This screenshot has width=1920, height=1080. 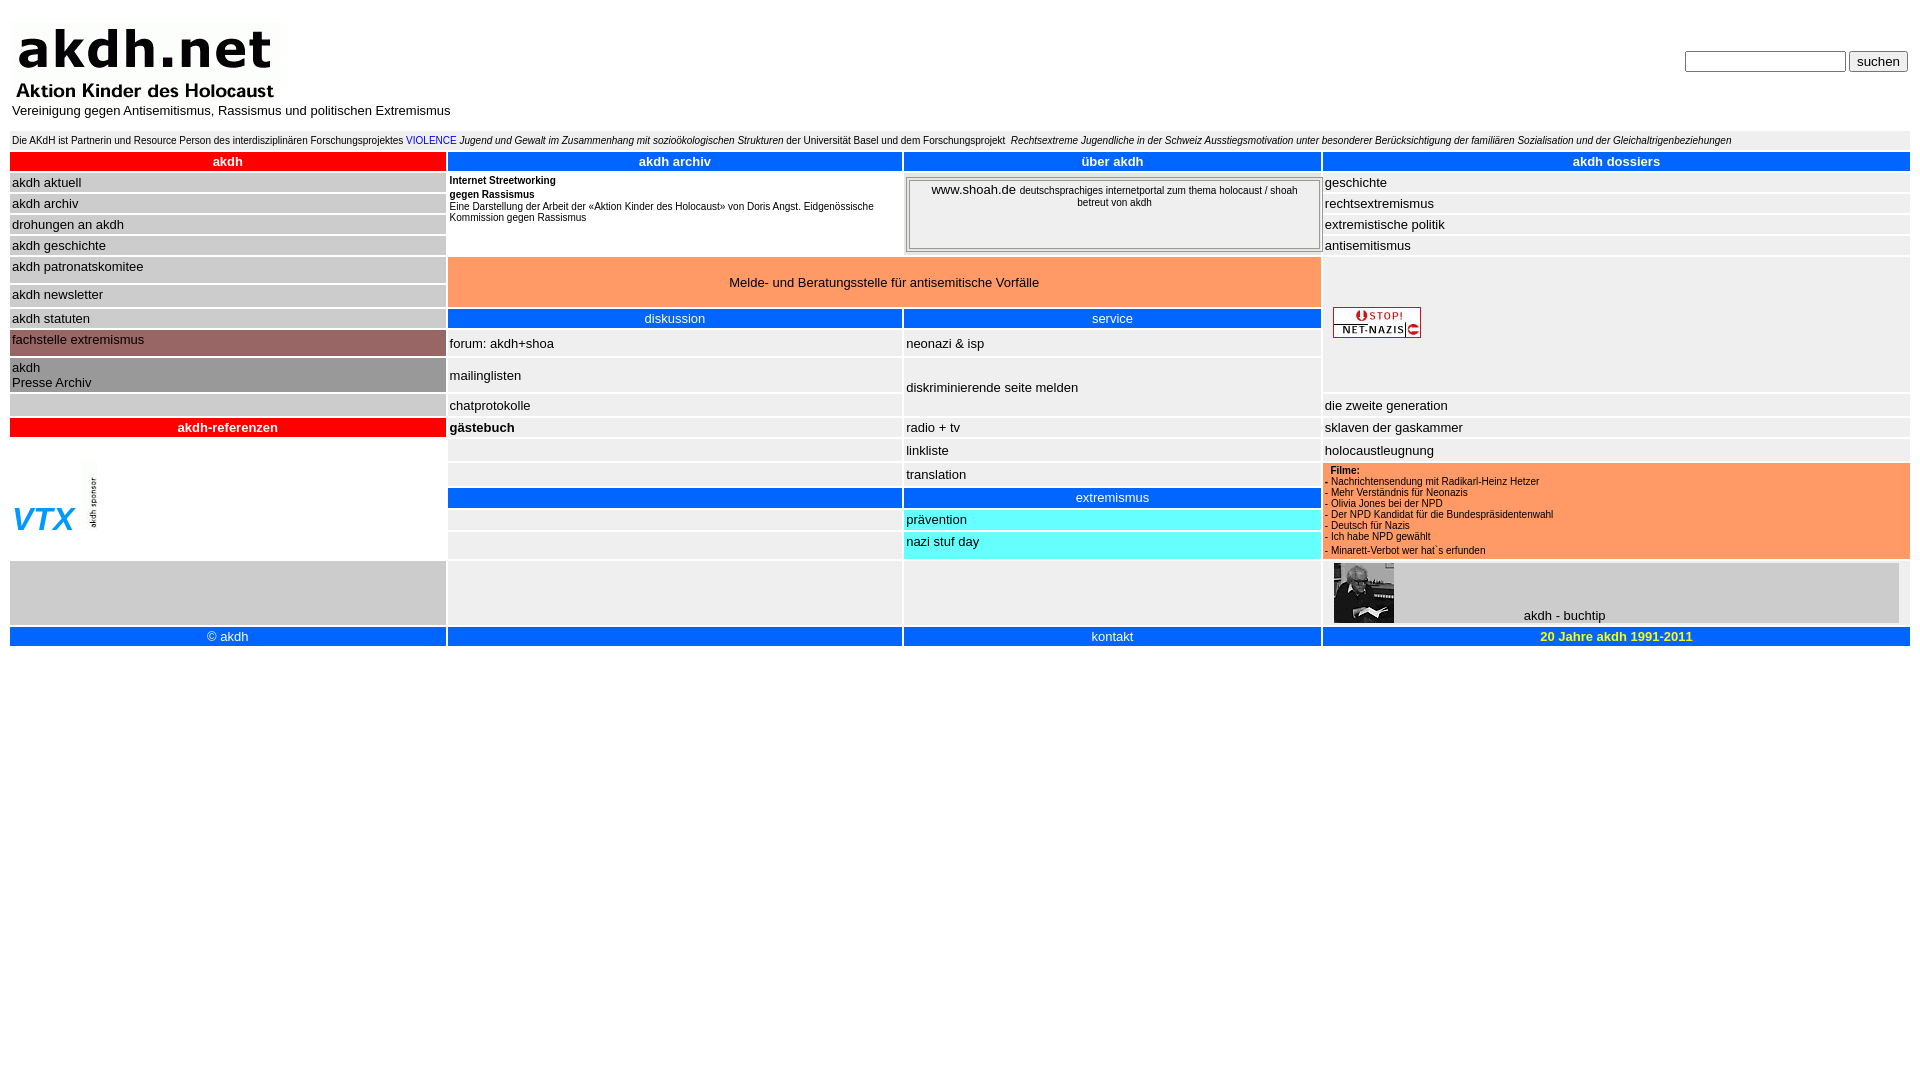 I want to click on 'antisemitismus', so click(x=1367, y=244).